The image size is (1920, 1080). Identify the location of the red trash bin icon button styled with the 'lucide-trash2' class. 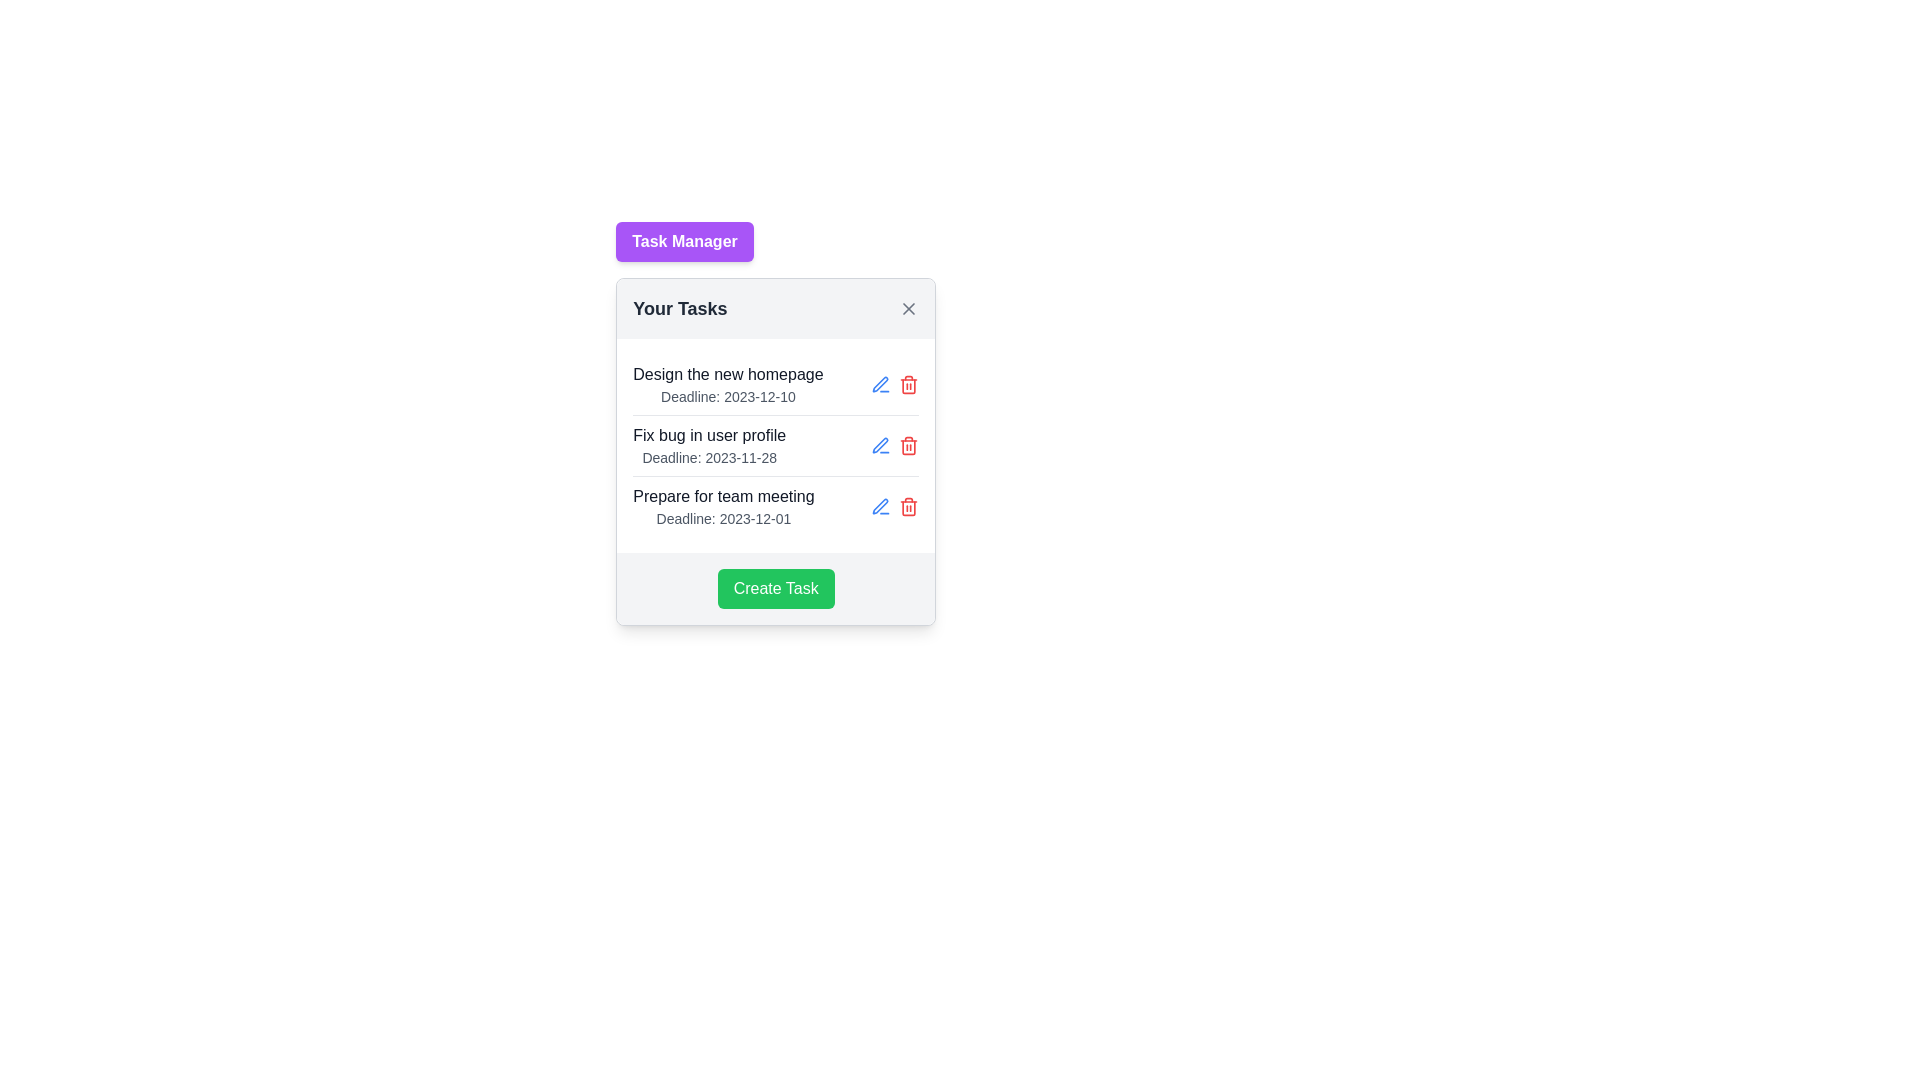
(907, 385).